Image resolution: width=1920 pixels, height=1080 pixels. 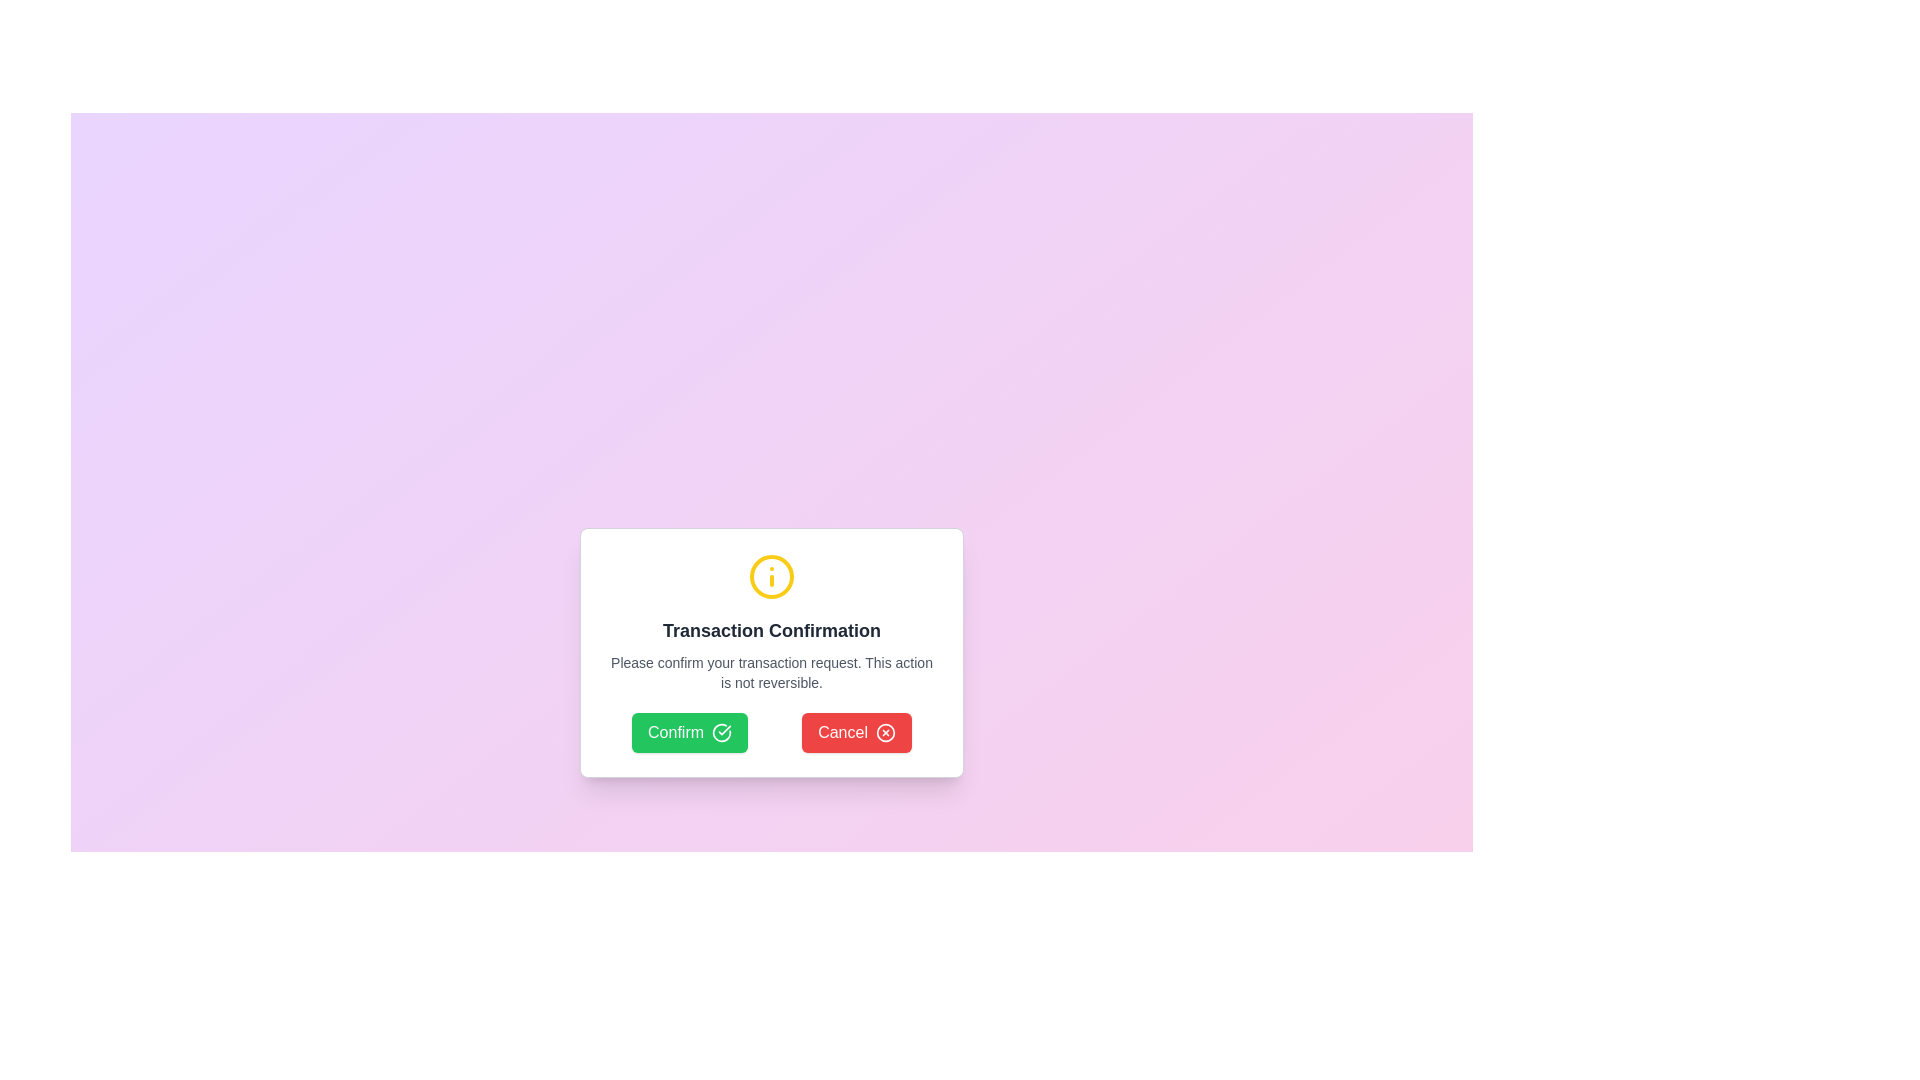 What do you see at coordinates (884, 732) in the screenshot?
I see `the cancellation icon located to the far-right side of the 'Cancel' button in the bottom-right portion of the transaction confirmation dialog` at bounding box center [884, 732].